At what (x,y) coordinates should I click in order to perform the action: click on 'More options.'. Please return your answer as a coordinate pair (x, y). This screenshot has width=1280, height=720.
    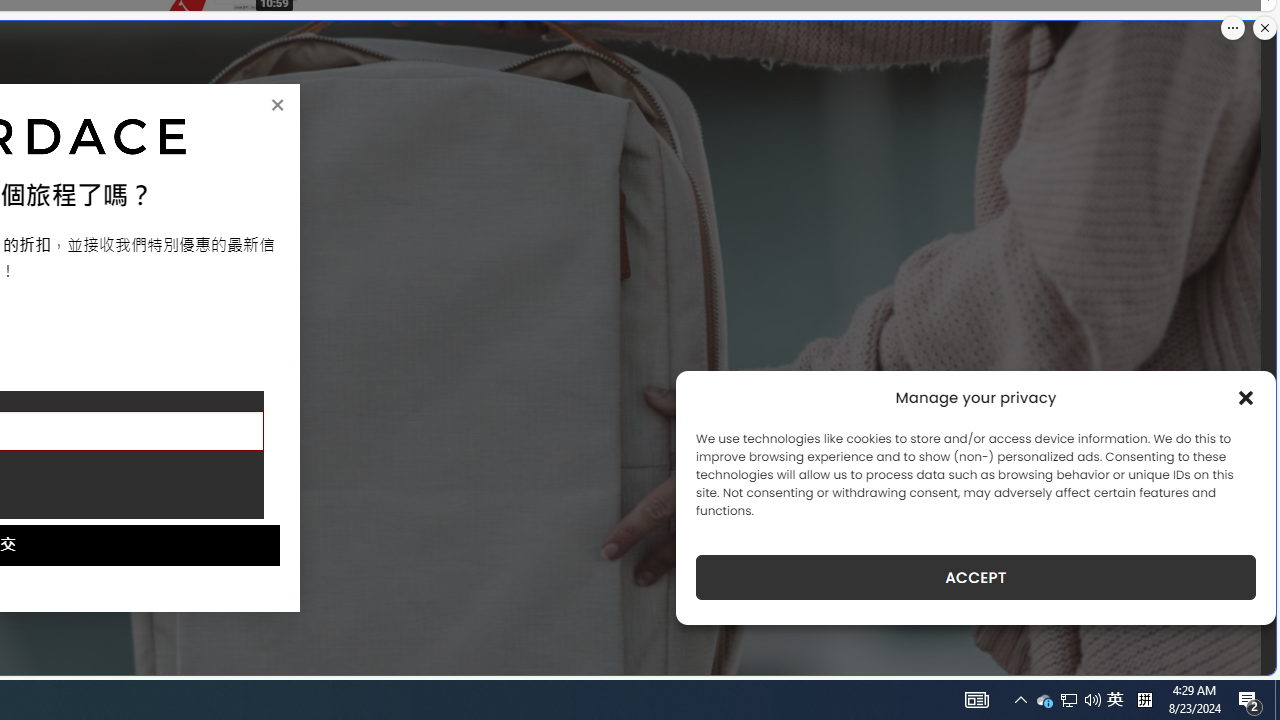
    Looking at the image, I should click on (1232, 28).